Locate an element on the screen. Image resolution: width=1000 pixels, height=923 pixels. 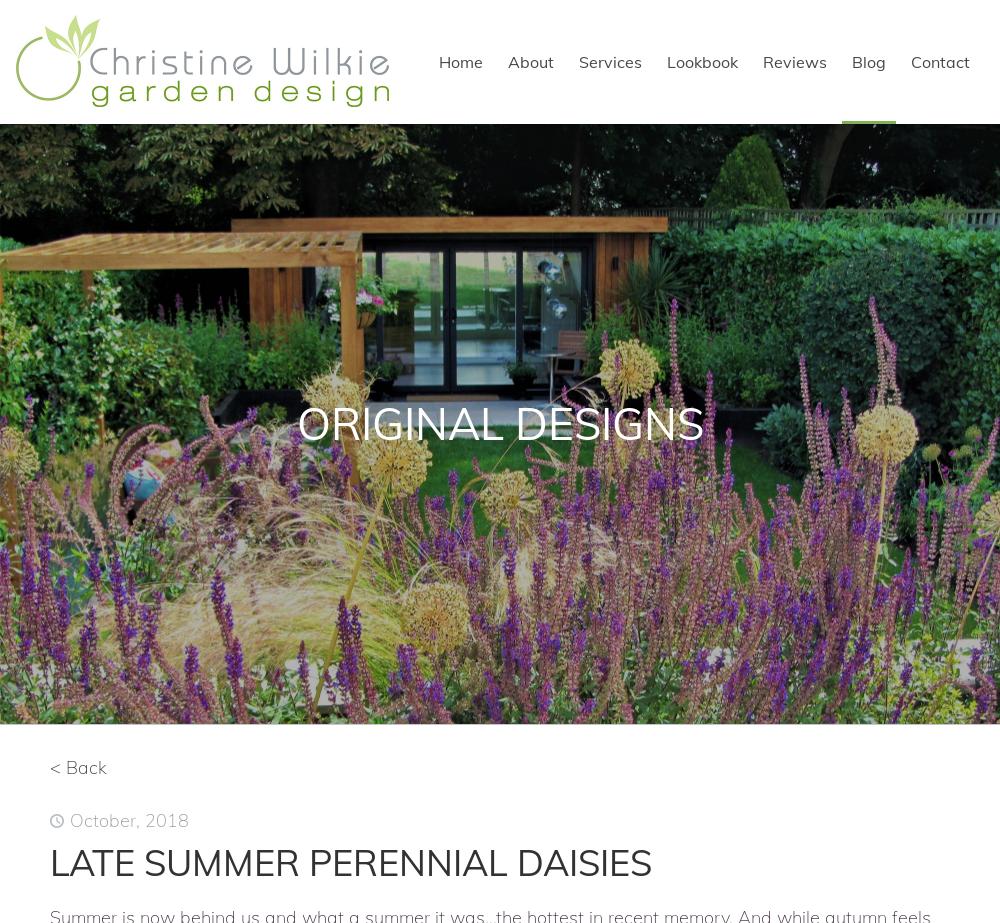
'October, 2018' is located at coordinates (129, 819).